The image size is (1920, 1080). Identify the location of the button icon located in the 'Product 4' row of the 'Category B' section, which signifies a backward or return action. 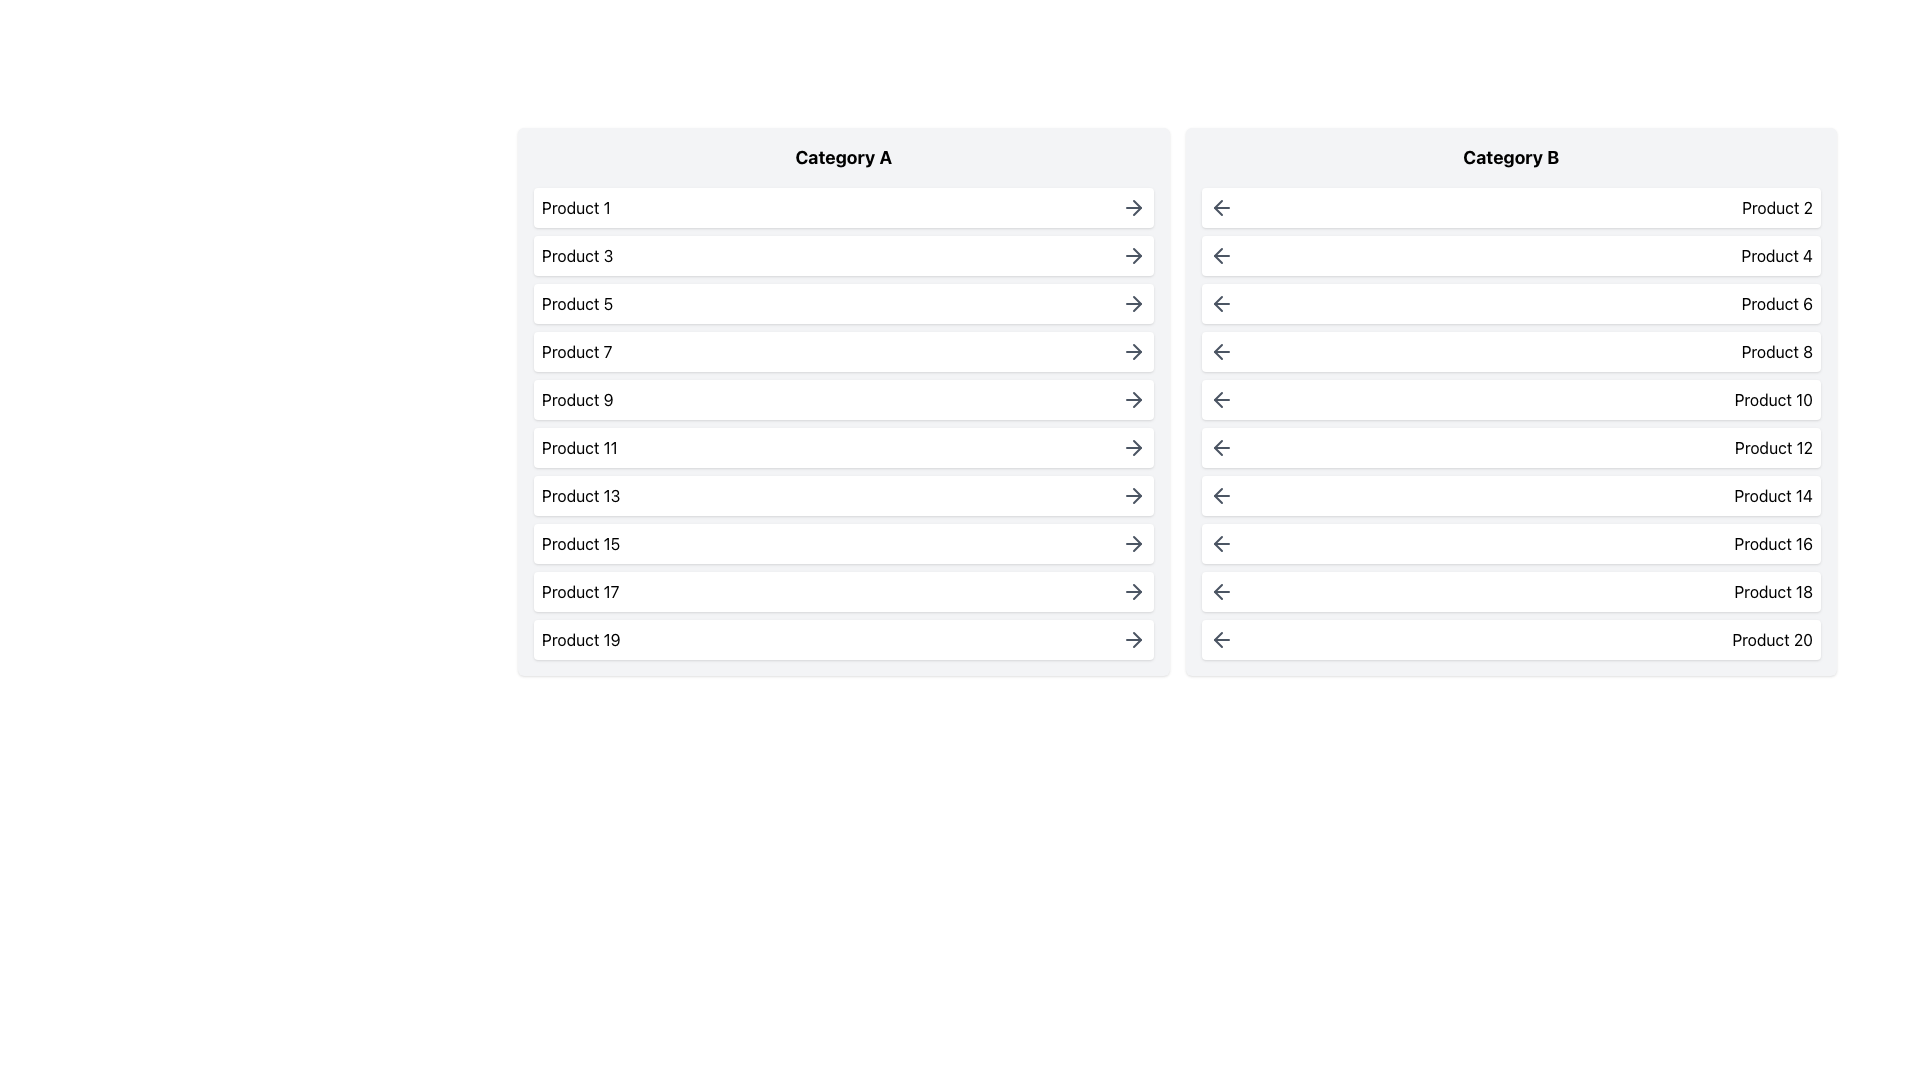
(1220, 254).